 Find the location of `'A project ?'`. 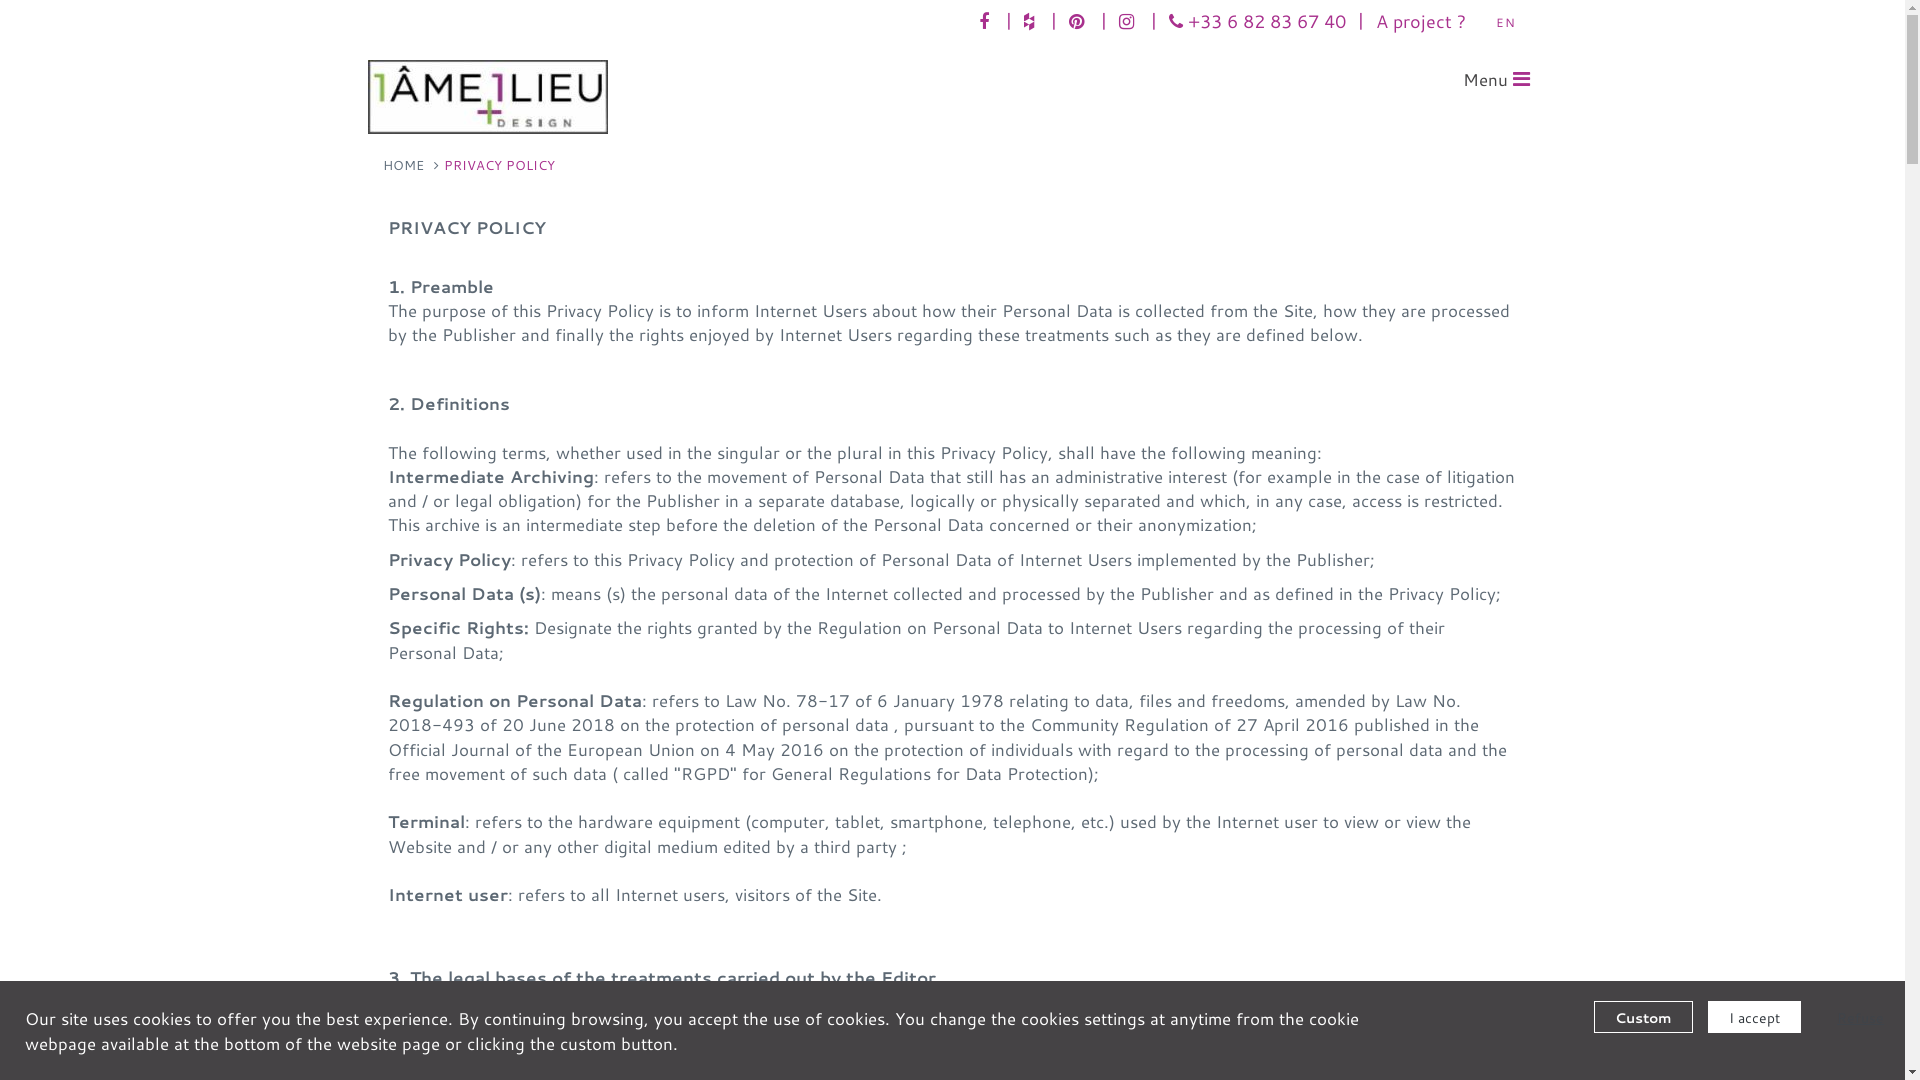

'A project ?' is located at coordinates (1419, 20).